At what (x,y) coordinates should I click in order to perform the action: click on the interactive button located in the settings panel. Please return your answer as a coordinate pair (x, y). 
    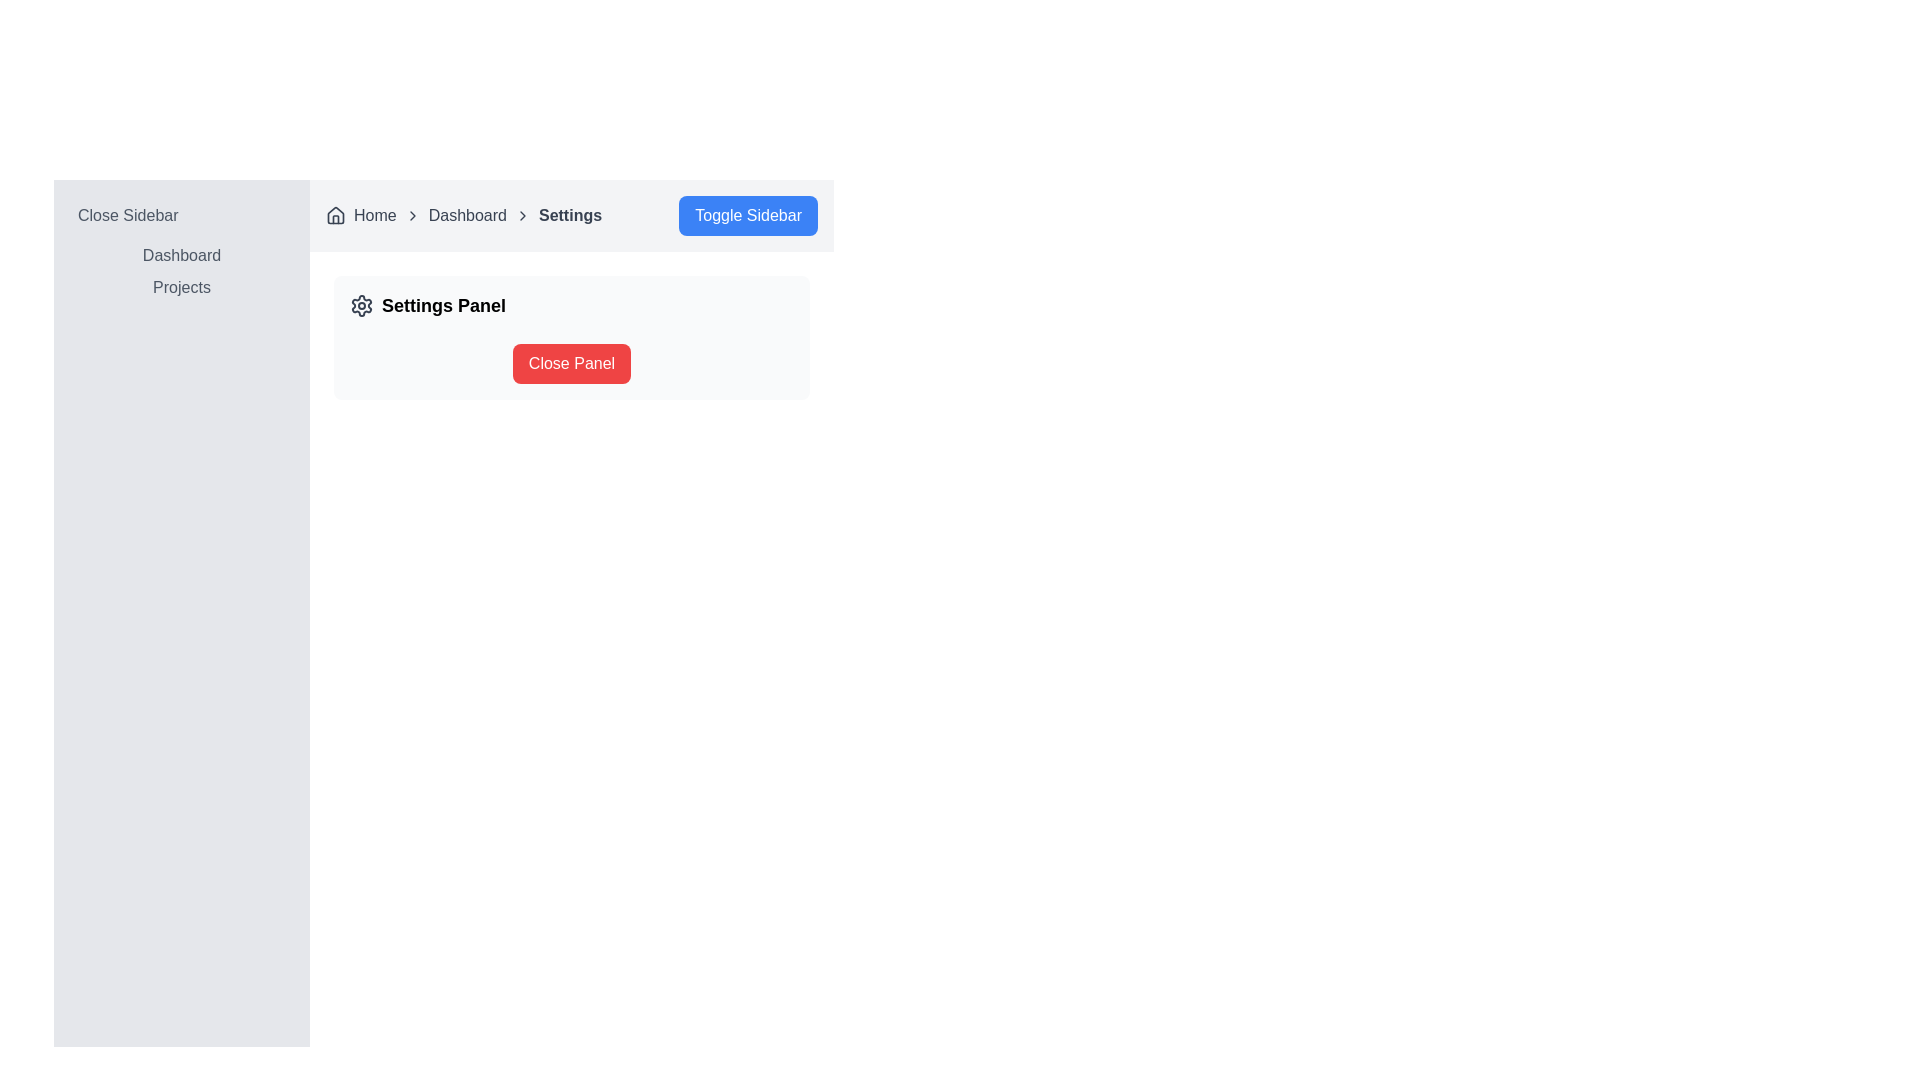
    Looking at the image, I should click on (570, 363).